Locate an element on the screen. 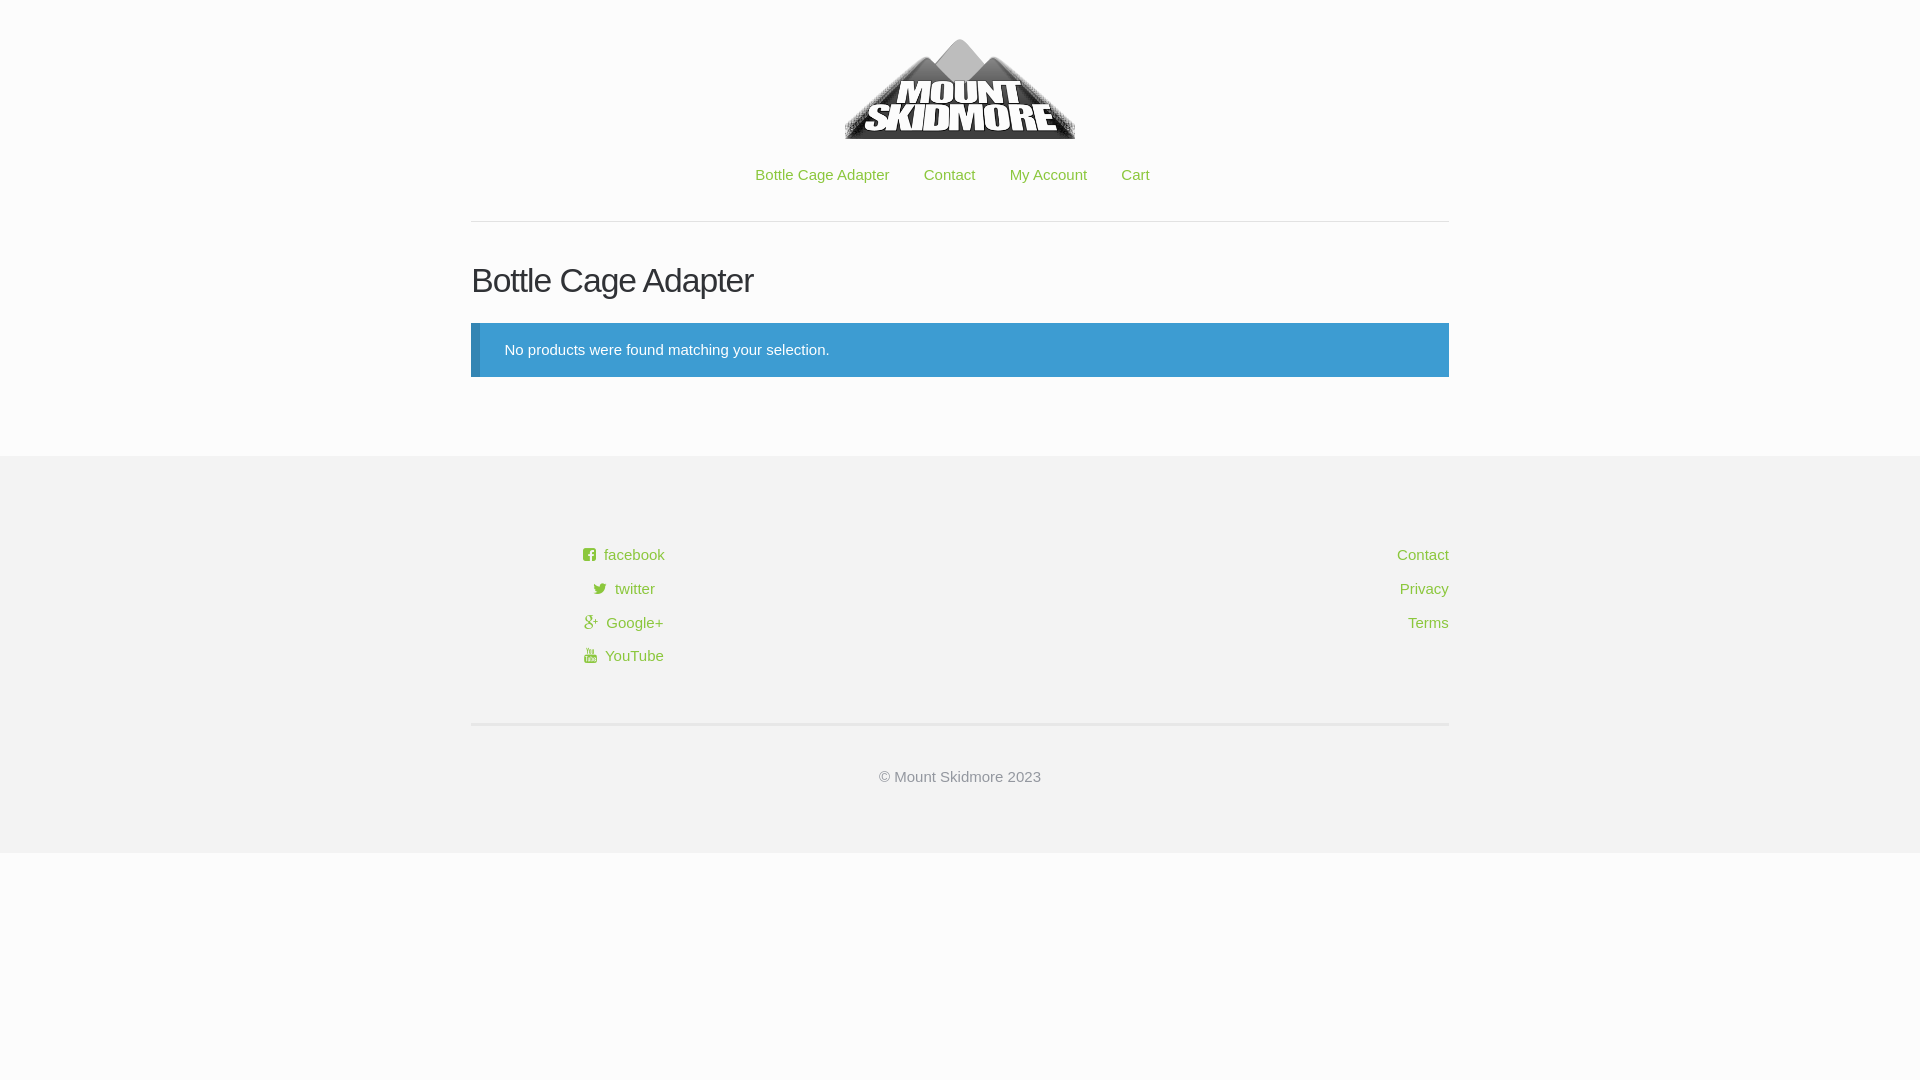 This screenshot has height=1080, width=1920. 'facebook' is located at coordinates (623, 554).